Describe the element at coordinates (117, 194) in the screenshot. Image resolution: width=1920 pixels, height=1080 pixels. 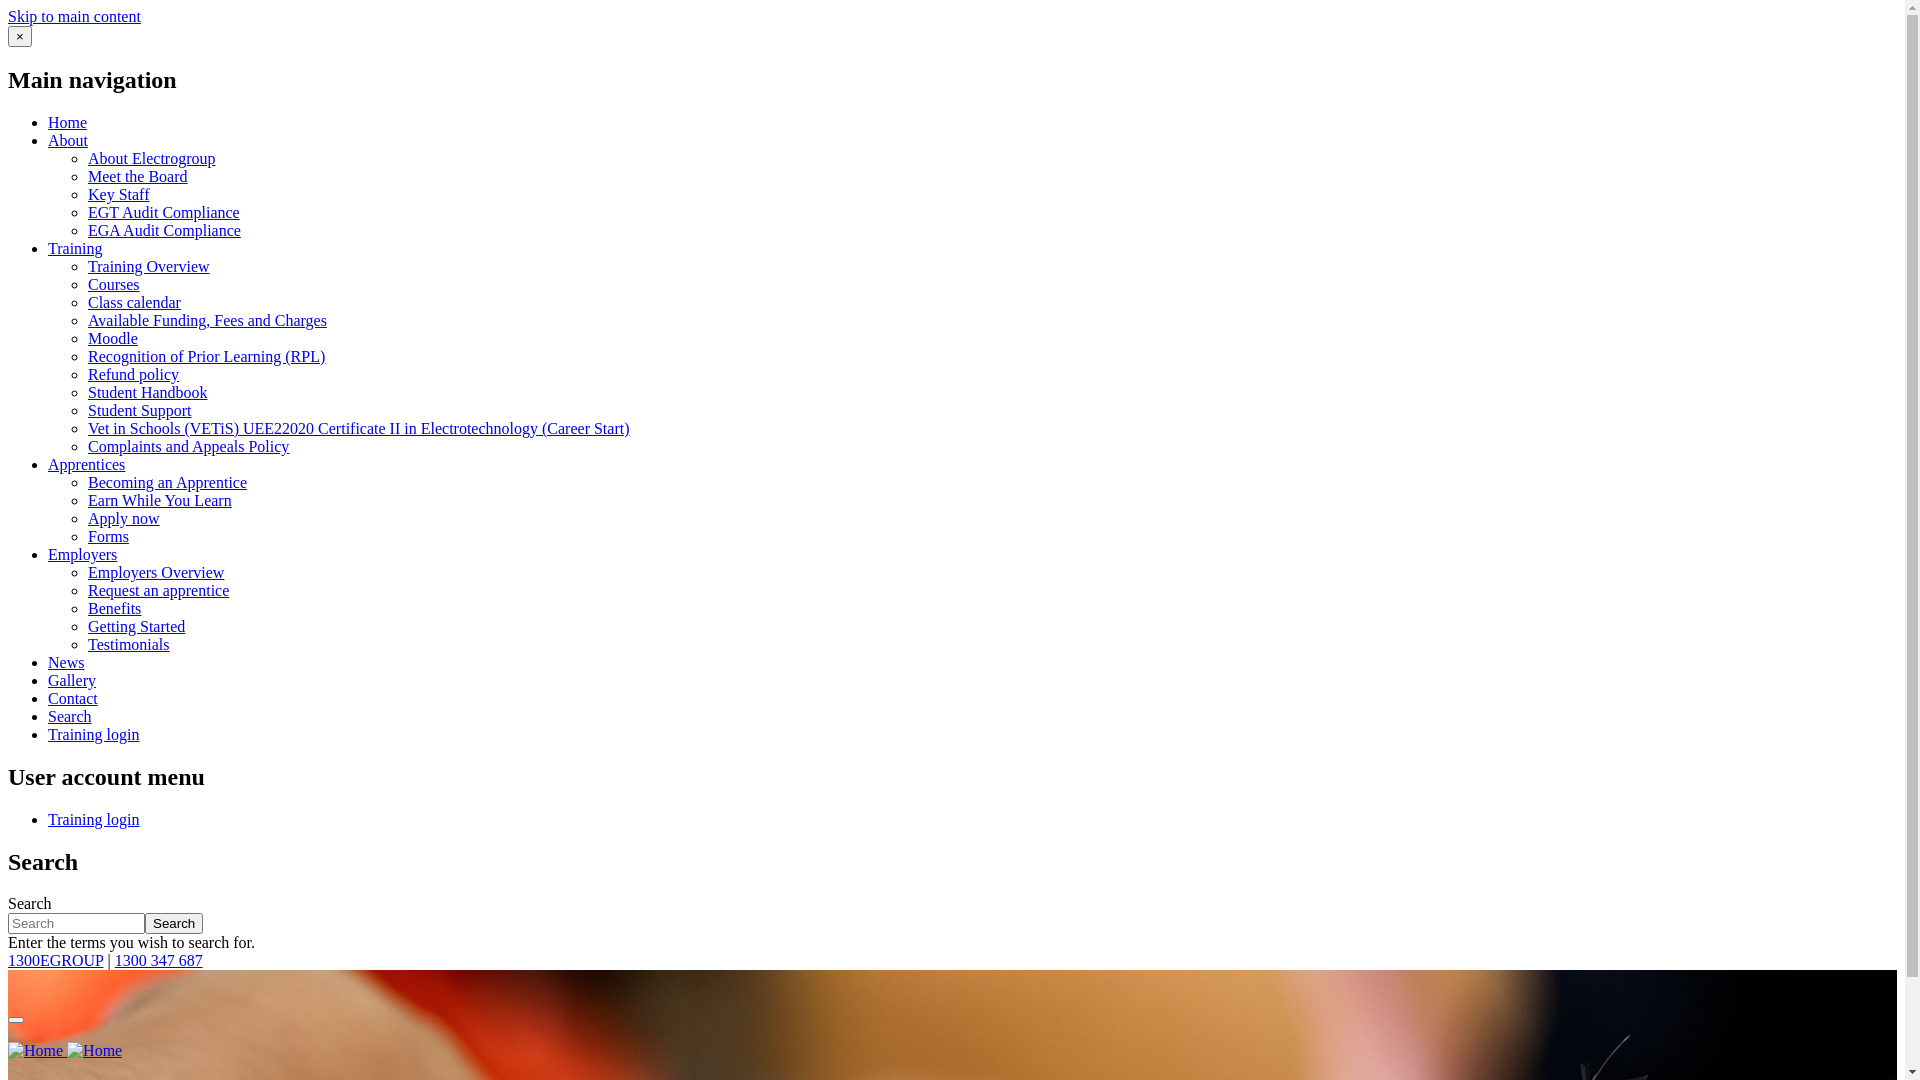
I see `'Key Staff'` at that location.